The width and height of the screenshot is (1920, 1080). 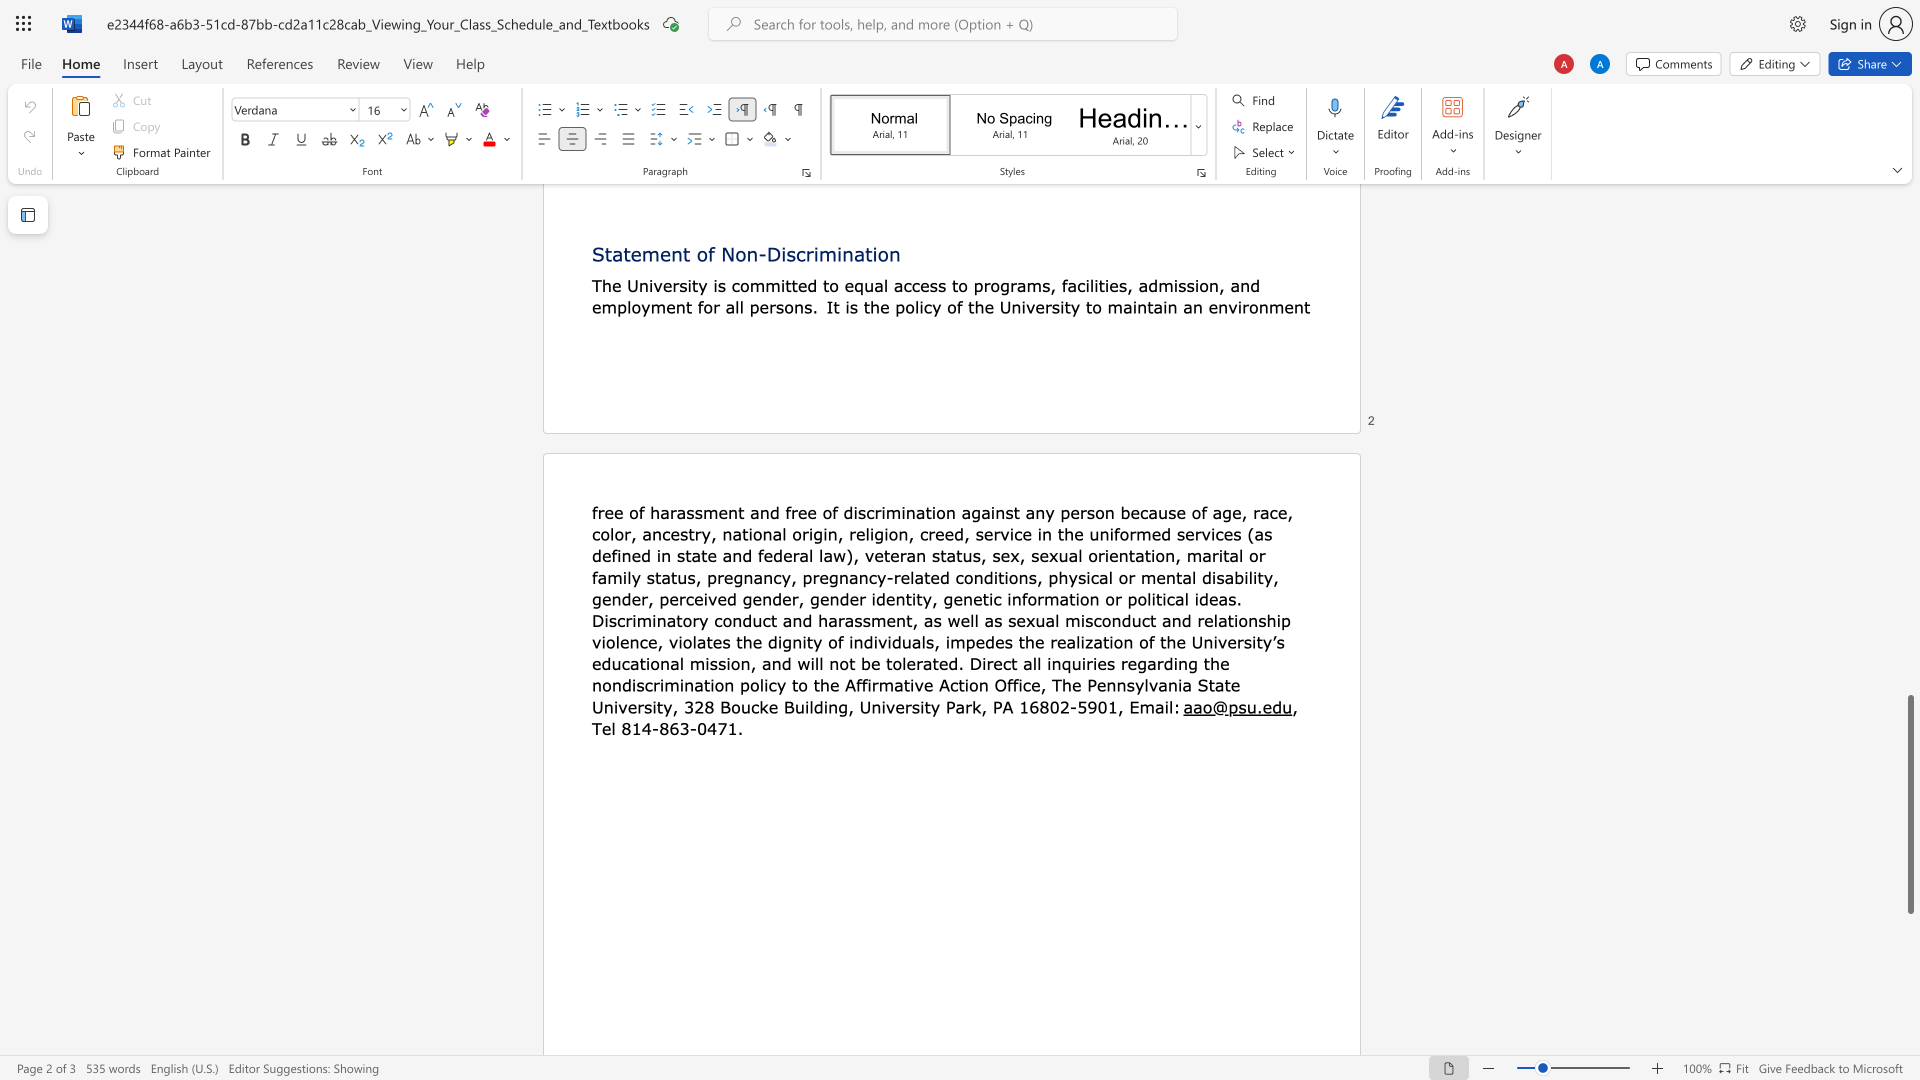 What do you see at coordinates (1909, 628) in the screenshot?
I see `the scrollbar to adjust the page upward` at bounding box center [1909, 628].